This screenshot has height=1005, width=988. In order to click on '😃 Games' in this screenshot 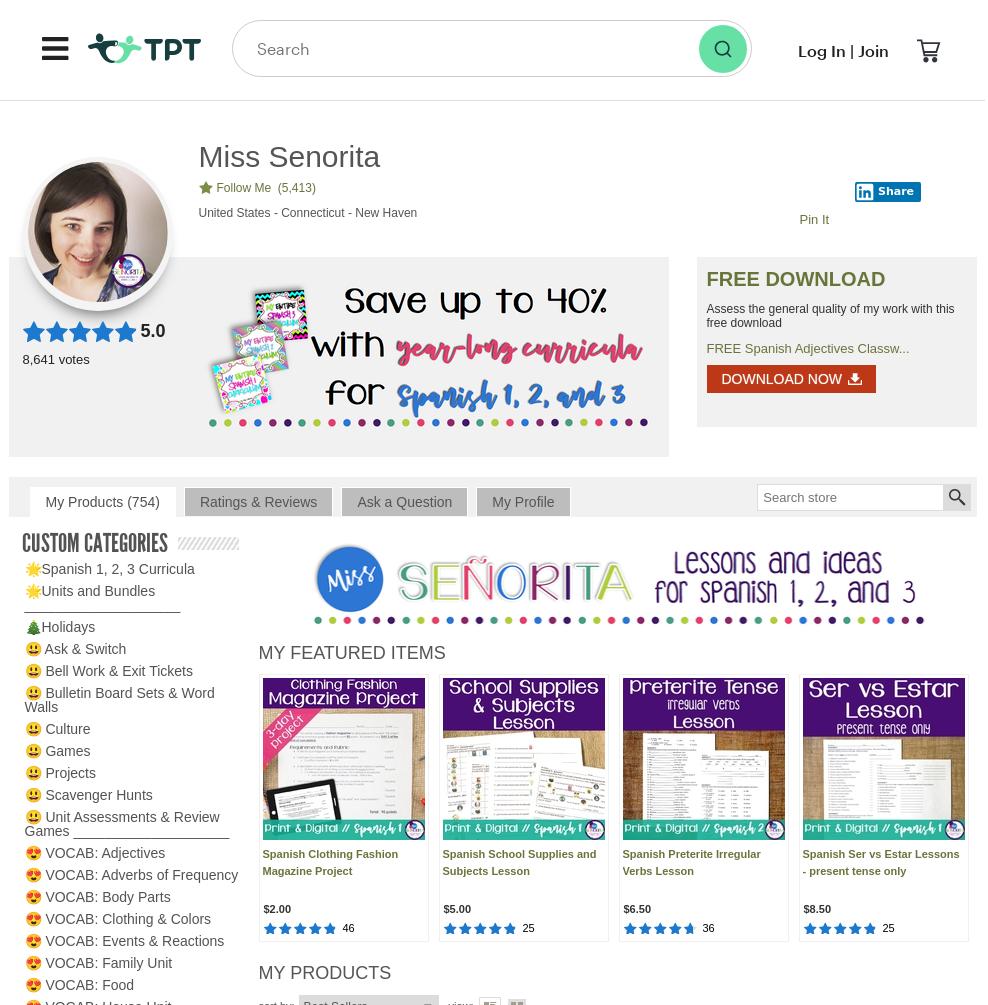, I will do `click(56, 751)`.